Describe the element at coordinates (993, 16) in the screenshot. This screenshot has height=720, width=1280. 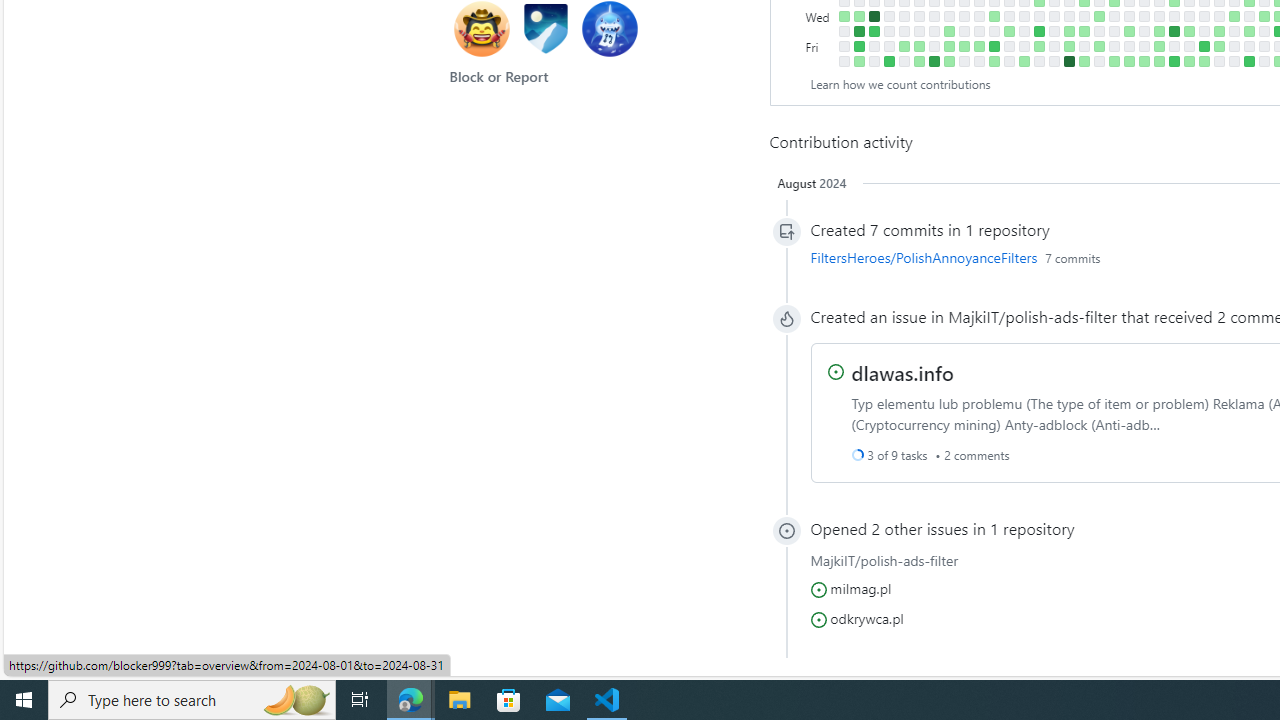
I see `'3 contributions on March 13th.'` at that location.